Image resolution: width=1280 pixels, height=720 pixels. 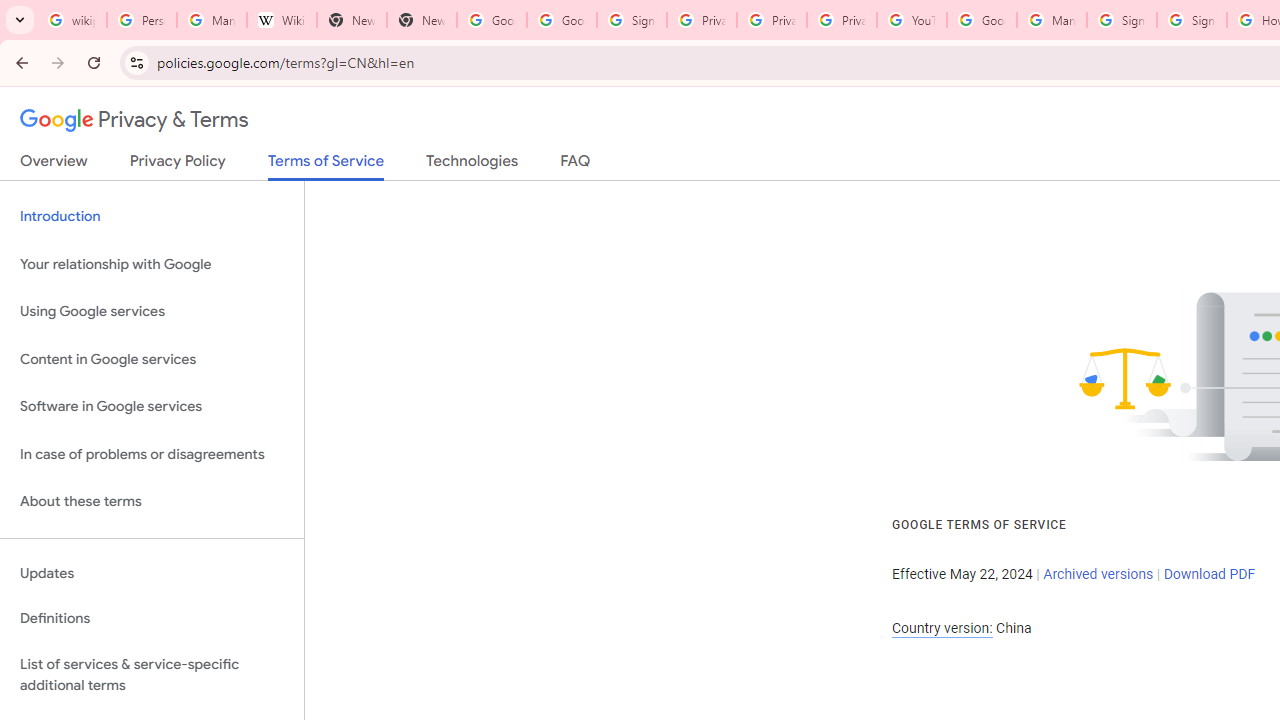 I want to click on 'Content in Google services', so click(x=151, y=358).